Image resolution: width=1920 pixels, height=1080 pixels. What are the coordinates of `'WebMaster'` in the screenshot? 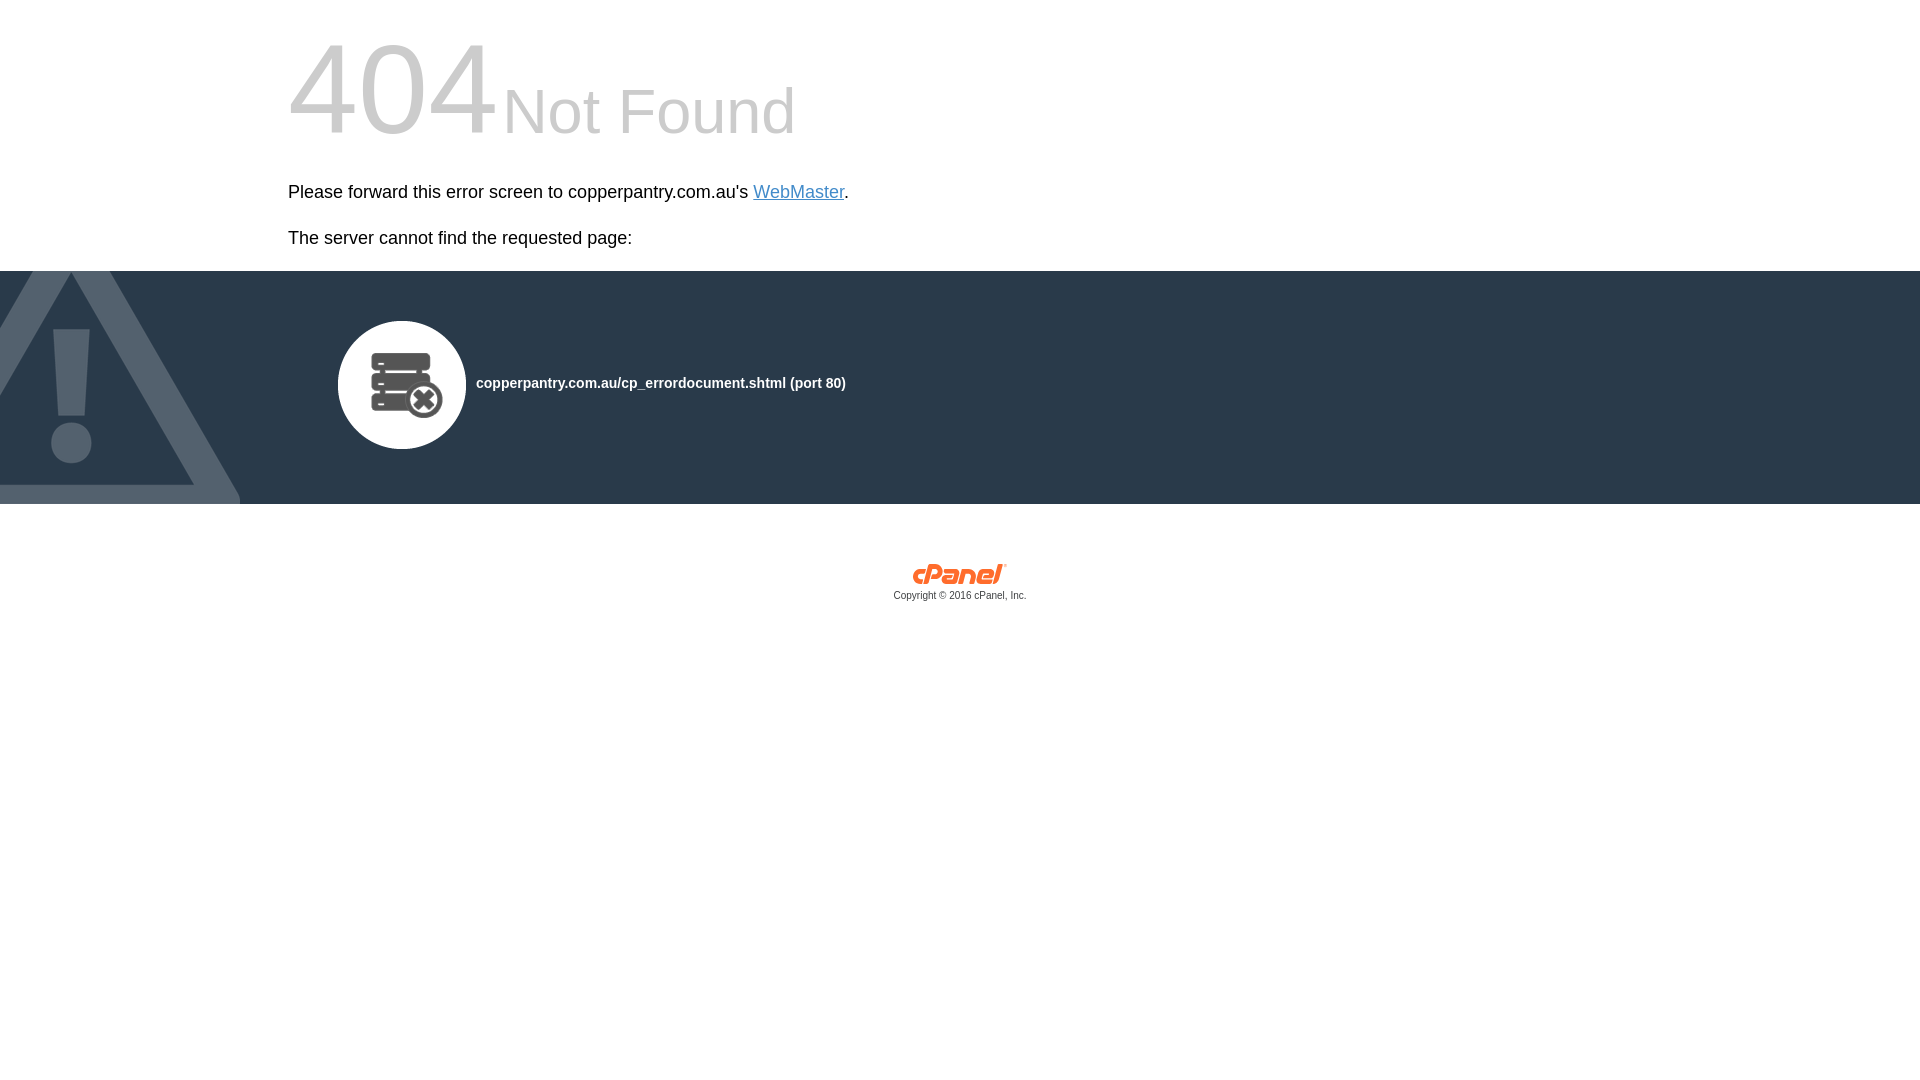 It's located at (797, 192).